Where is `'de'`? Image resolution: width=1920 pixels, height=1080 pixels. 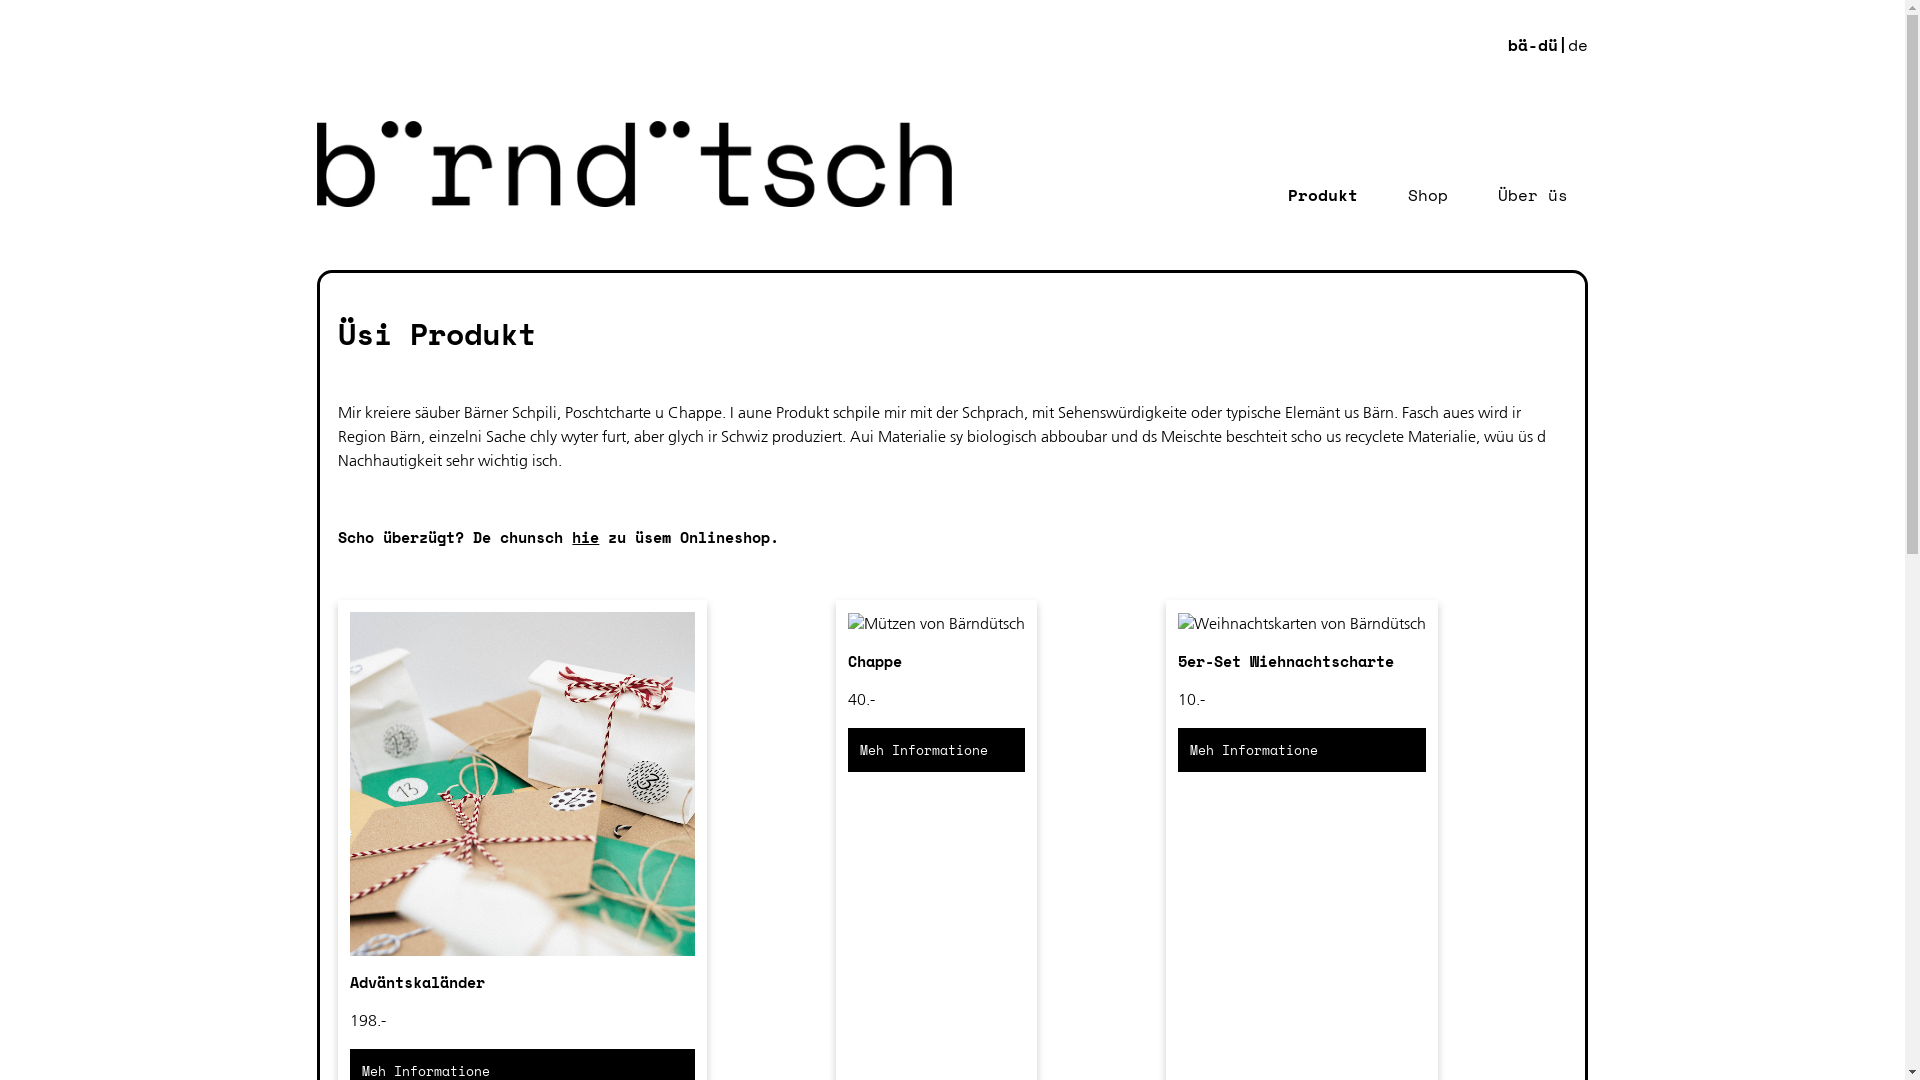 'de' is located at coordinates (1577, 45).